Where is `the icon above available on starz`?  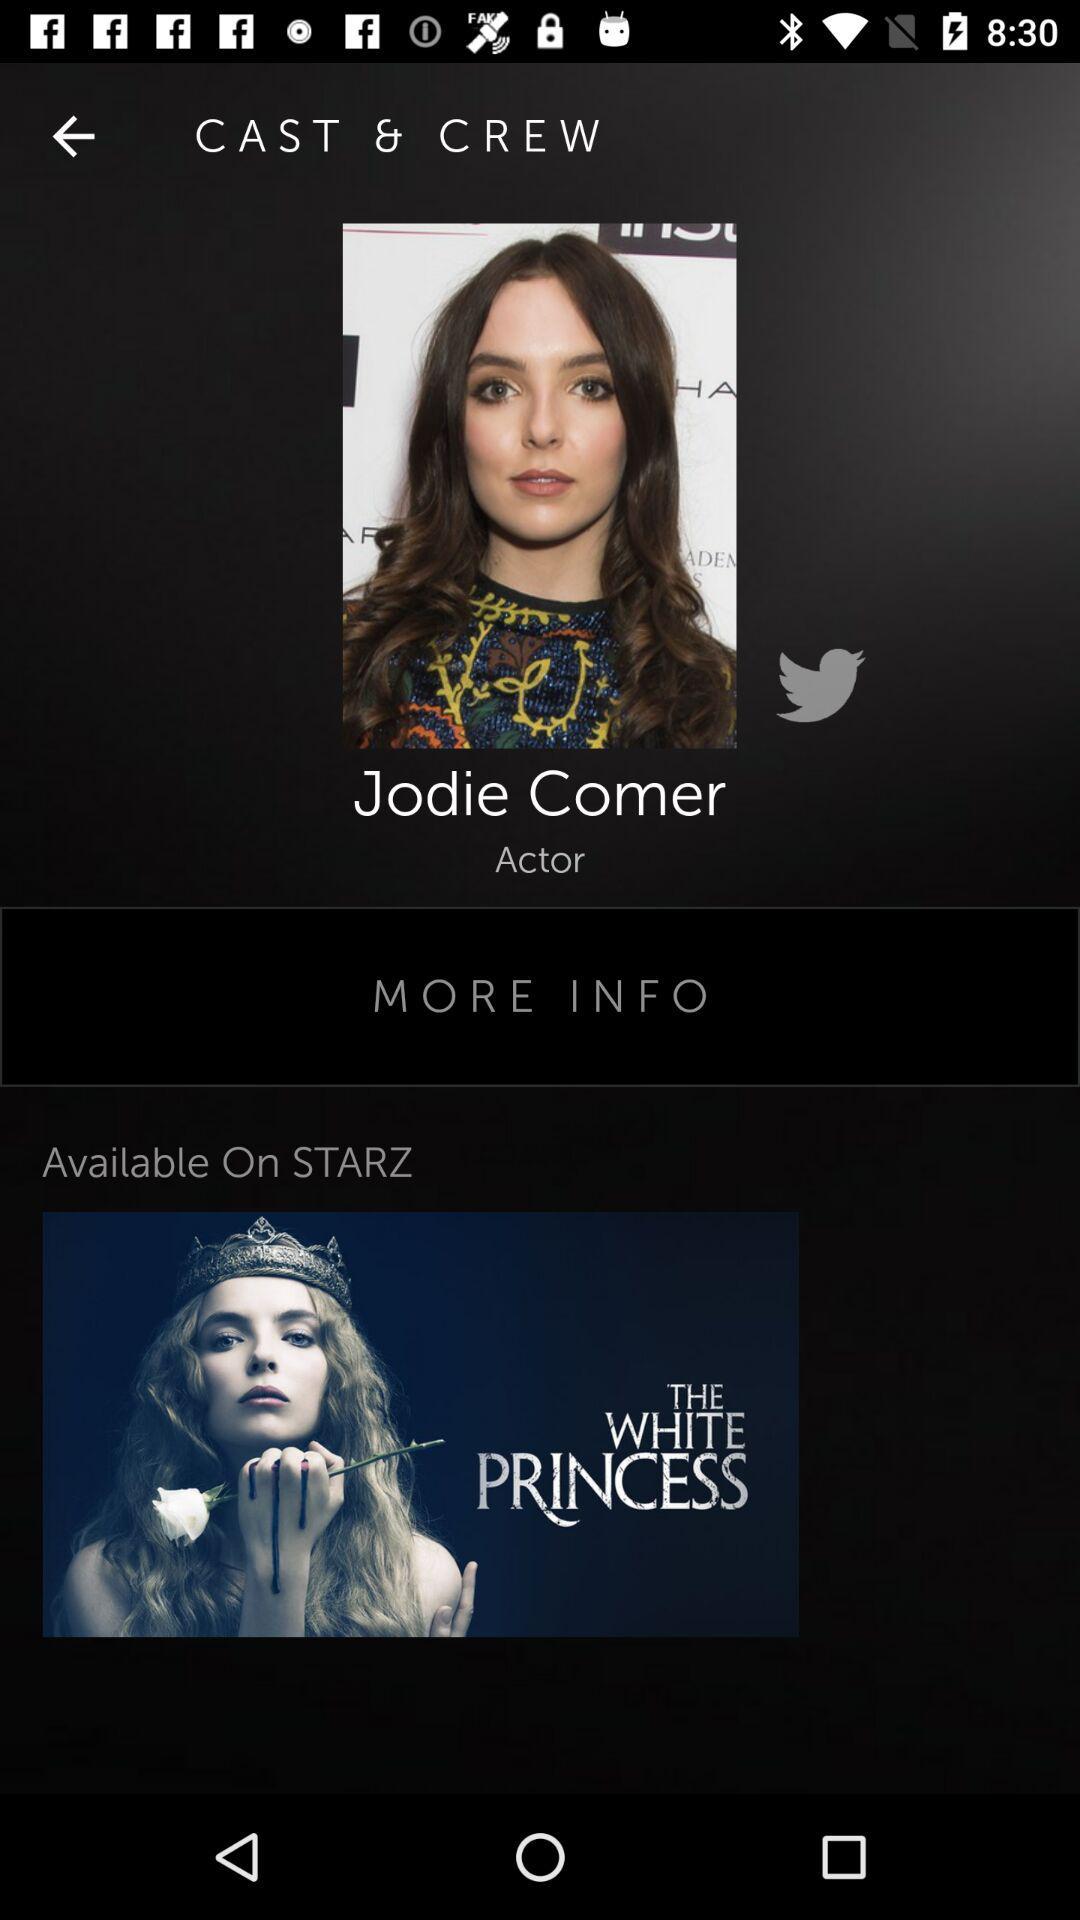
the icon above available on starz is located at coordinates (540, 996).